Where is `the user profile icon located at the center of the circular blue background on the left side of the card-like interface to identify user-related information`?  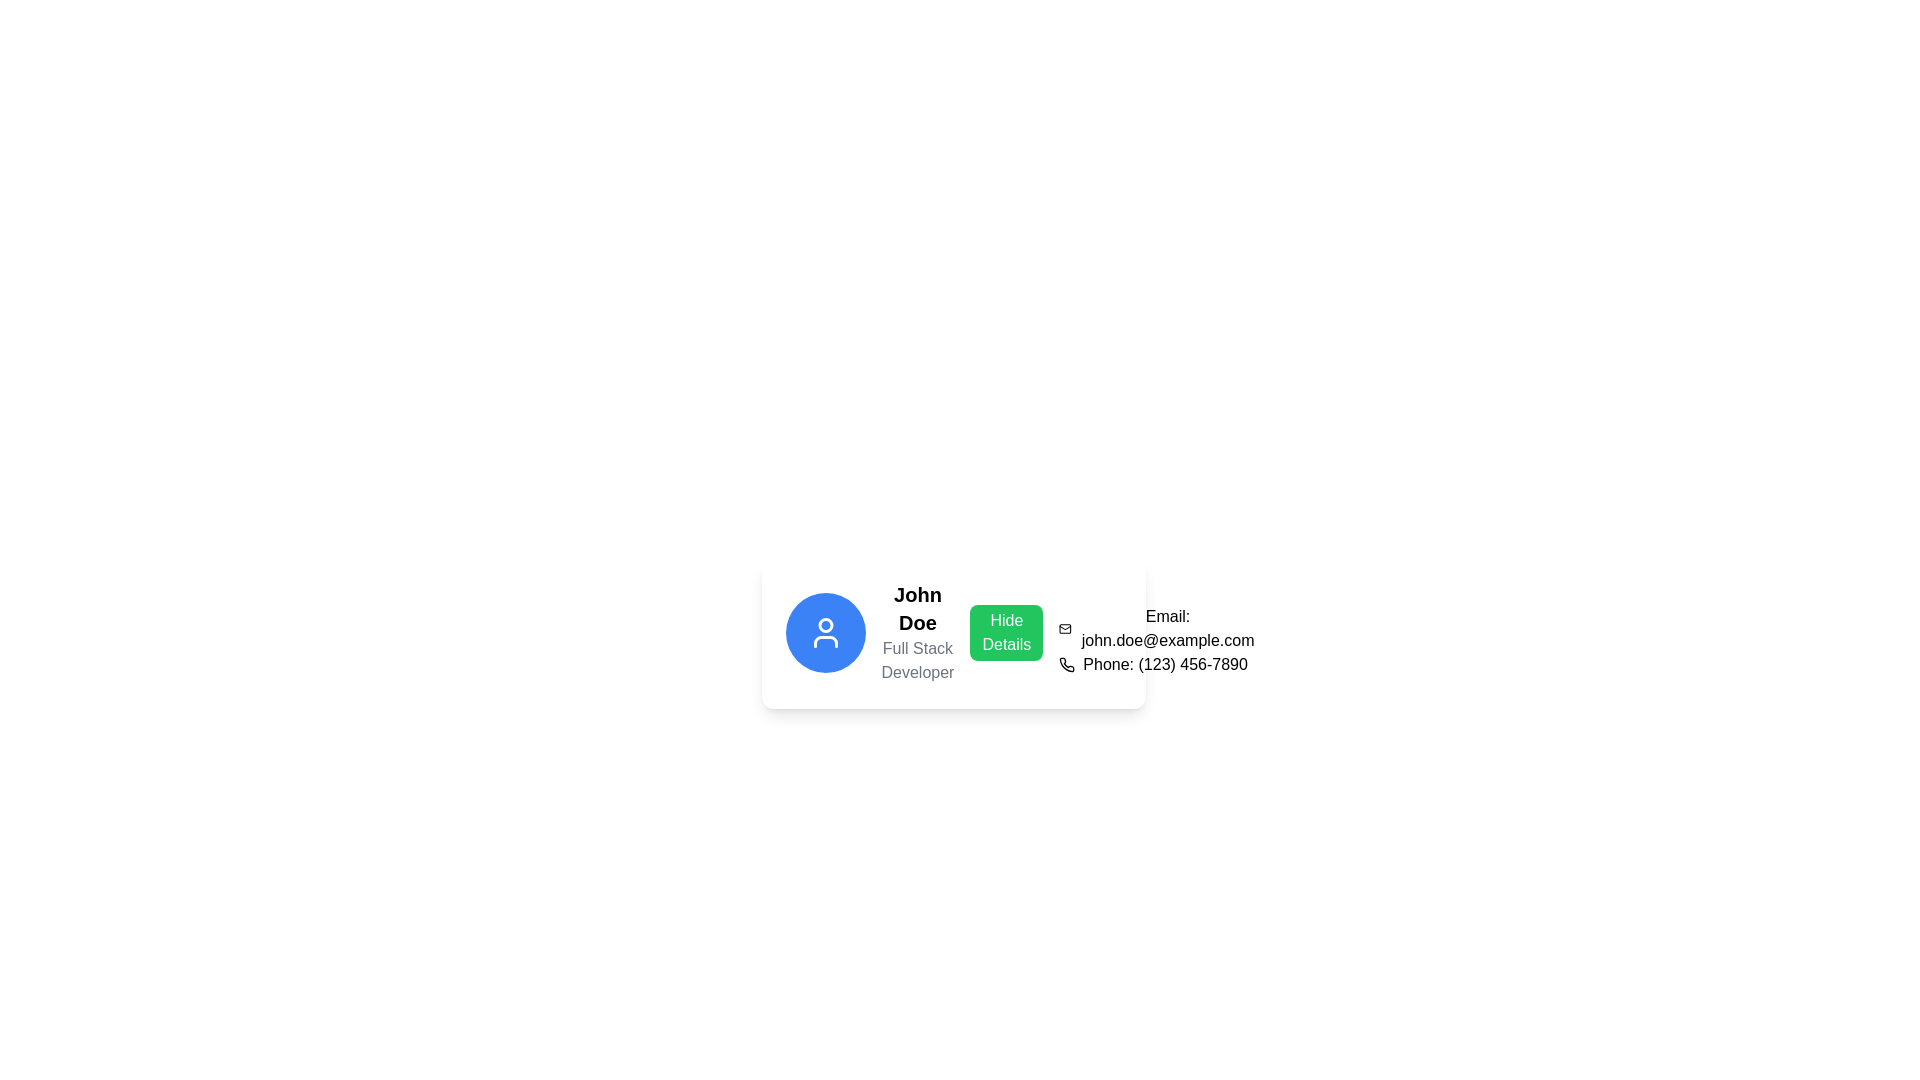
the user profile icon located at the center of the circular blue background on the left side of the card-like interface to identify user-related information is located at coordinates (825, 632).